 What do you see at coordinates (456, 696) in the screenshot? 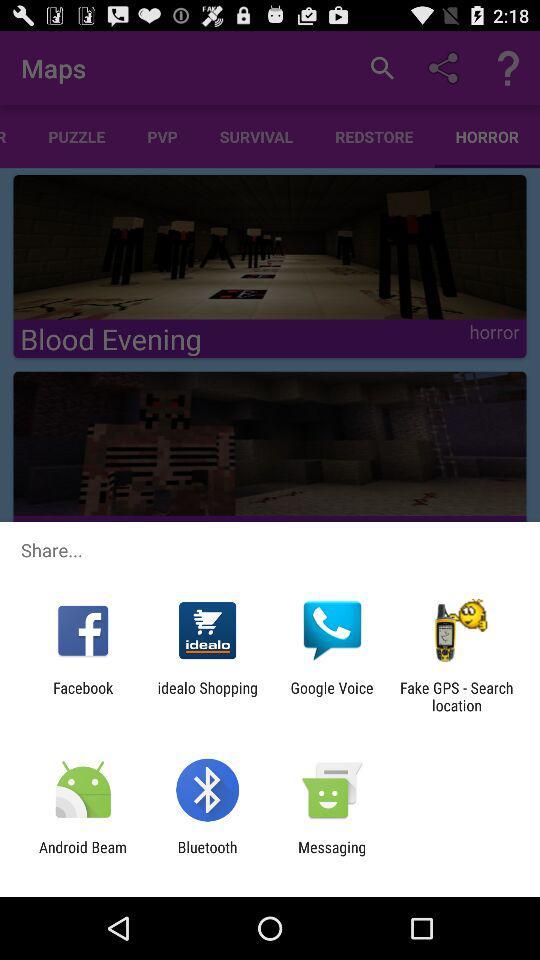
I see `the fake gps search app` at bounding box center [456, 696].